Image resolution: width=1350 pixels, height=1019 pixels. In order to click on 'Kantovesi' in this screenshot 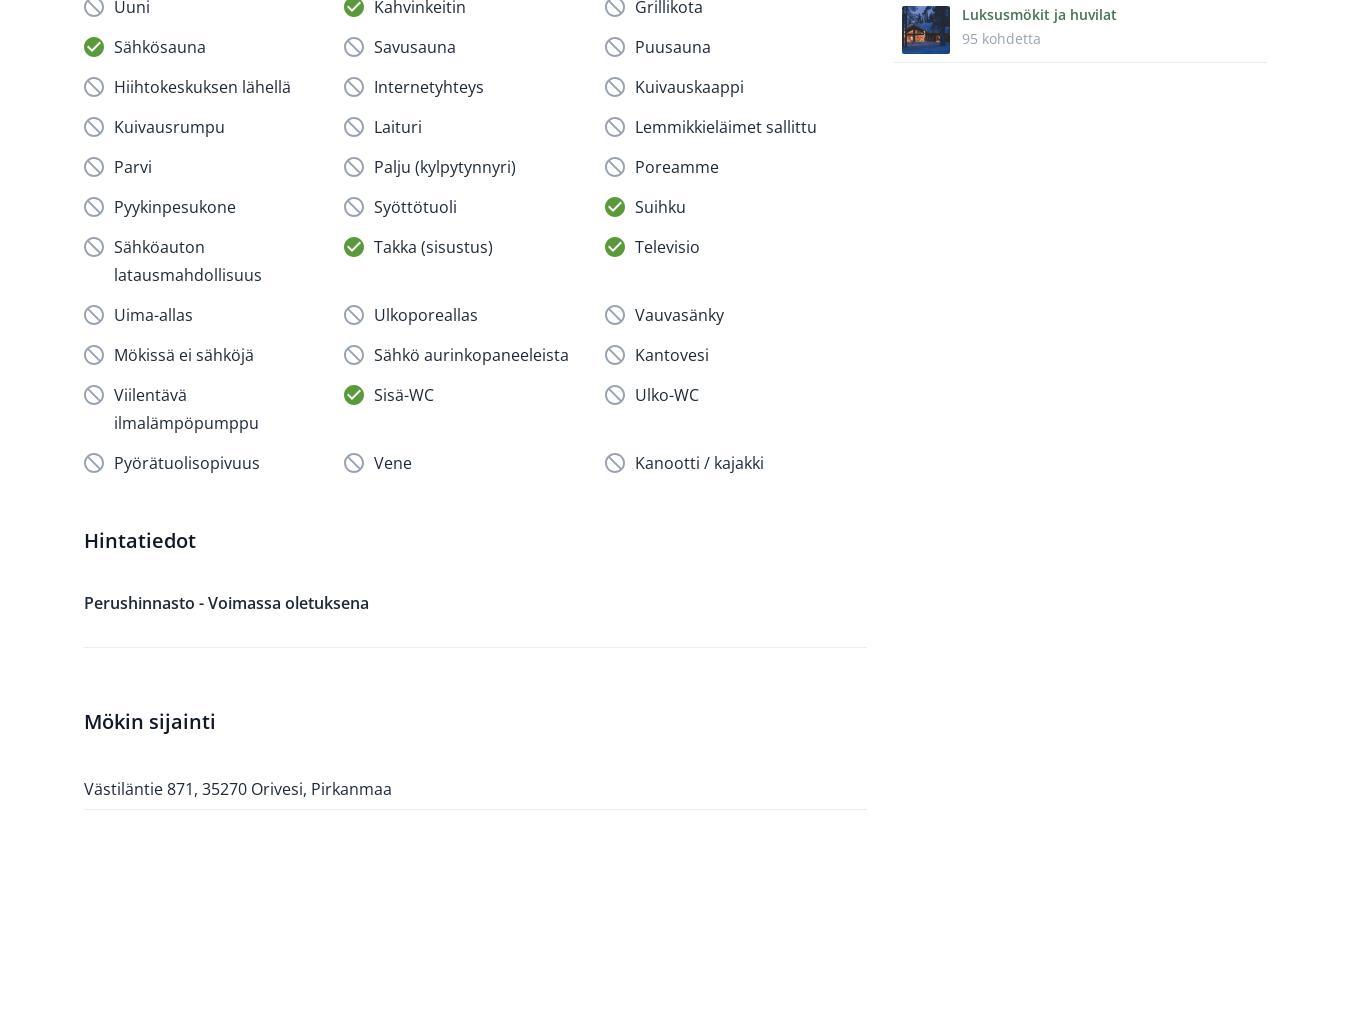, I will do `click(672, 354)`.